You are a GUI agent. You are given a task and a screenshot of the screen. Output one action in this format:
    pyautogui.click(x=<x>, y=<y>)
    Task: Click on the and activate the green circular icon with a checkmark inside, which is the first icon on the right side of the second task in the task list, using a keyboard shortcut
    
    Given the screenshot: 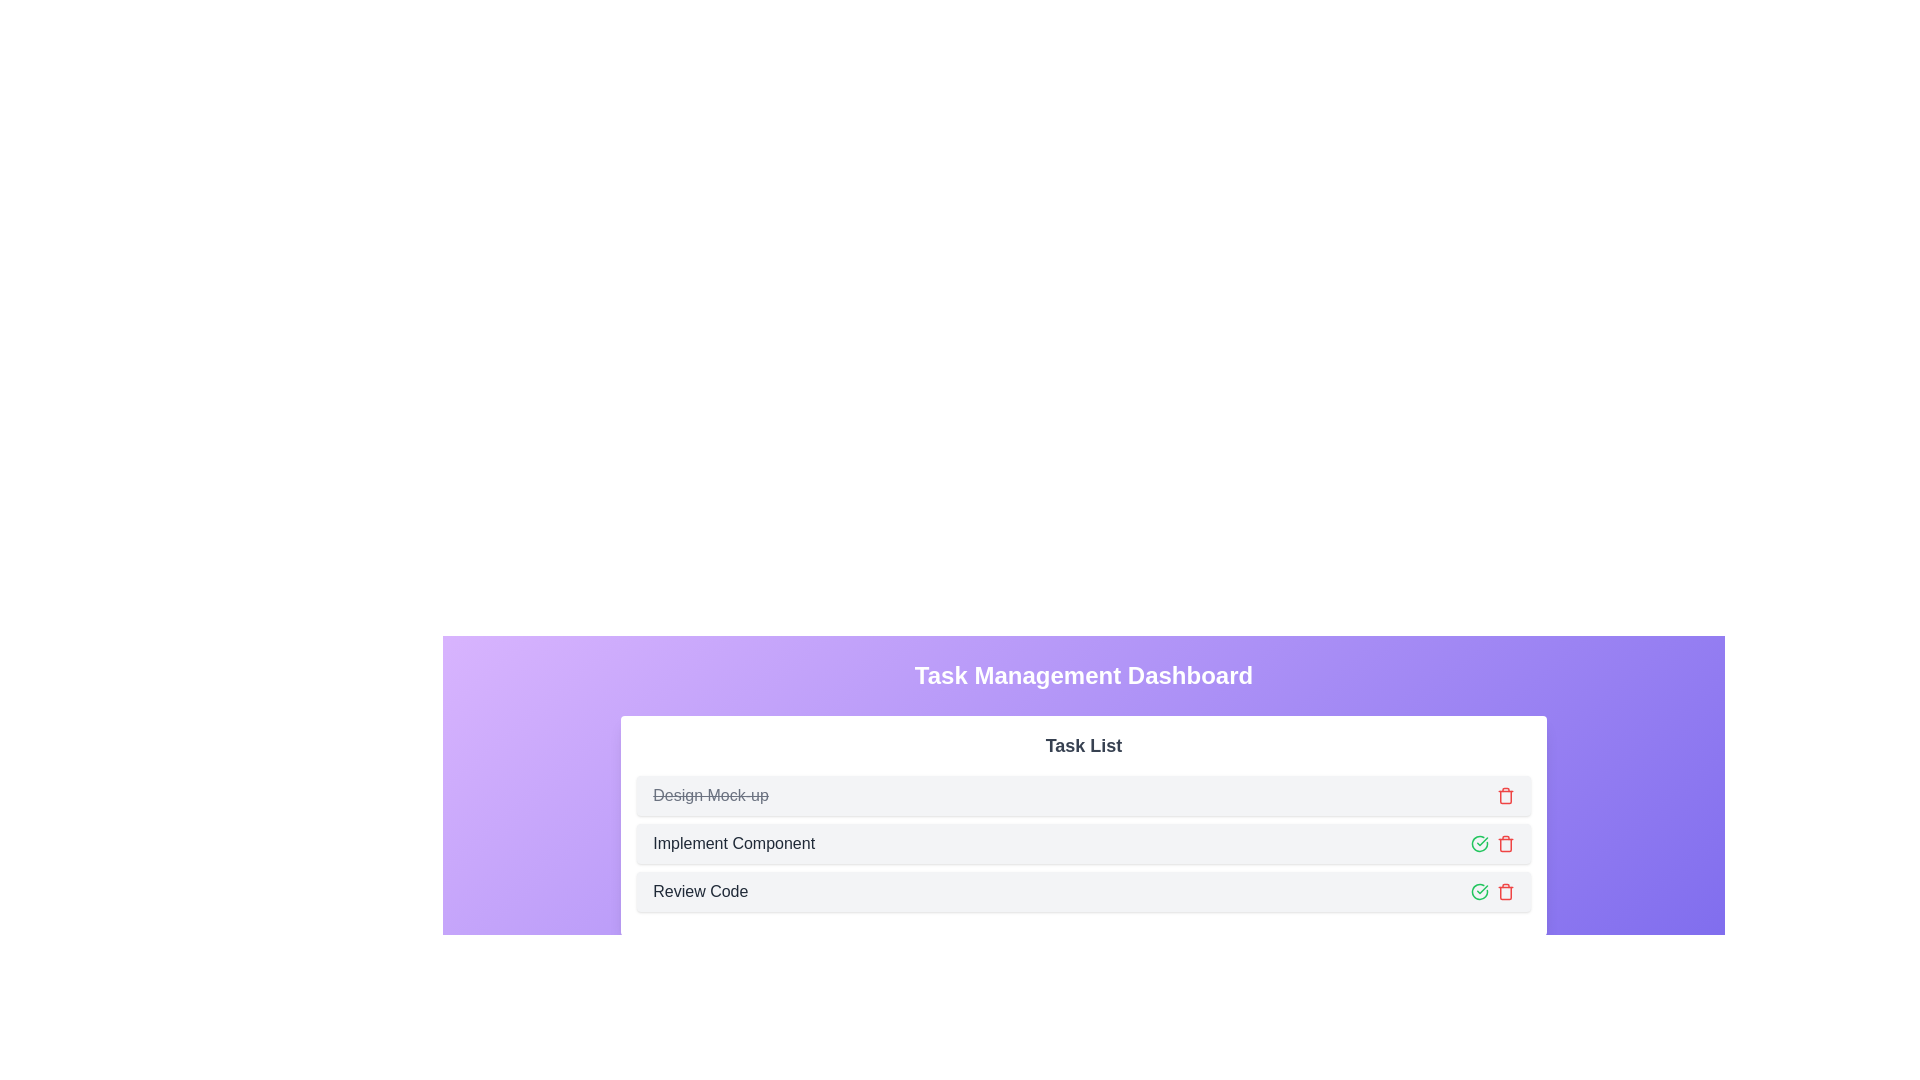 What is the action you would take?
    pyautogui.click(x=1479, y=844)
    